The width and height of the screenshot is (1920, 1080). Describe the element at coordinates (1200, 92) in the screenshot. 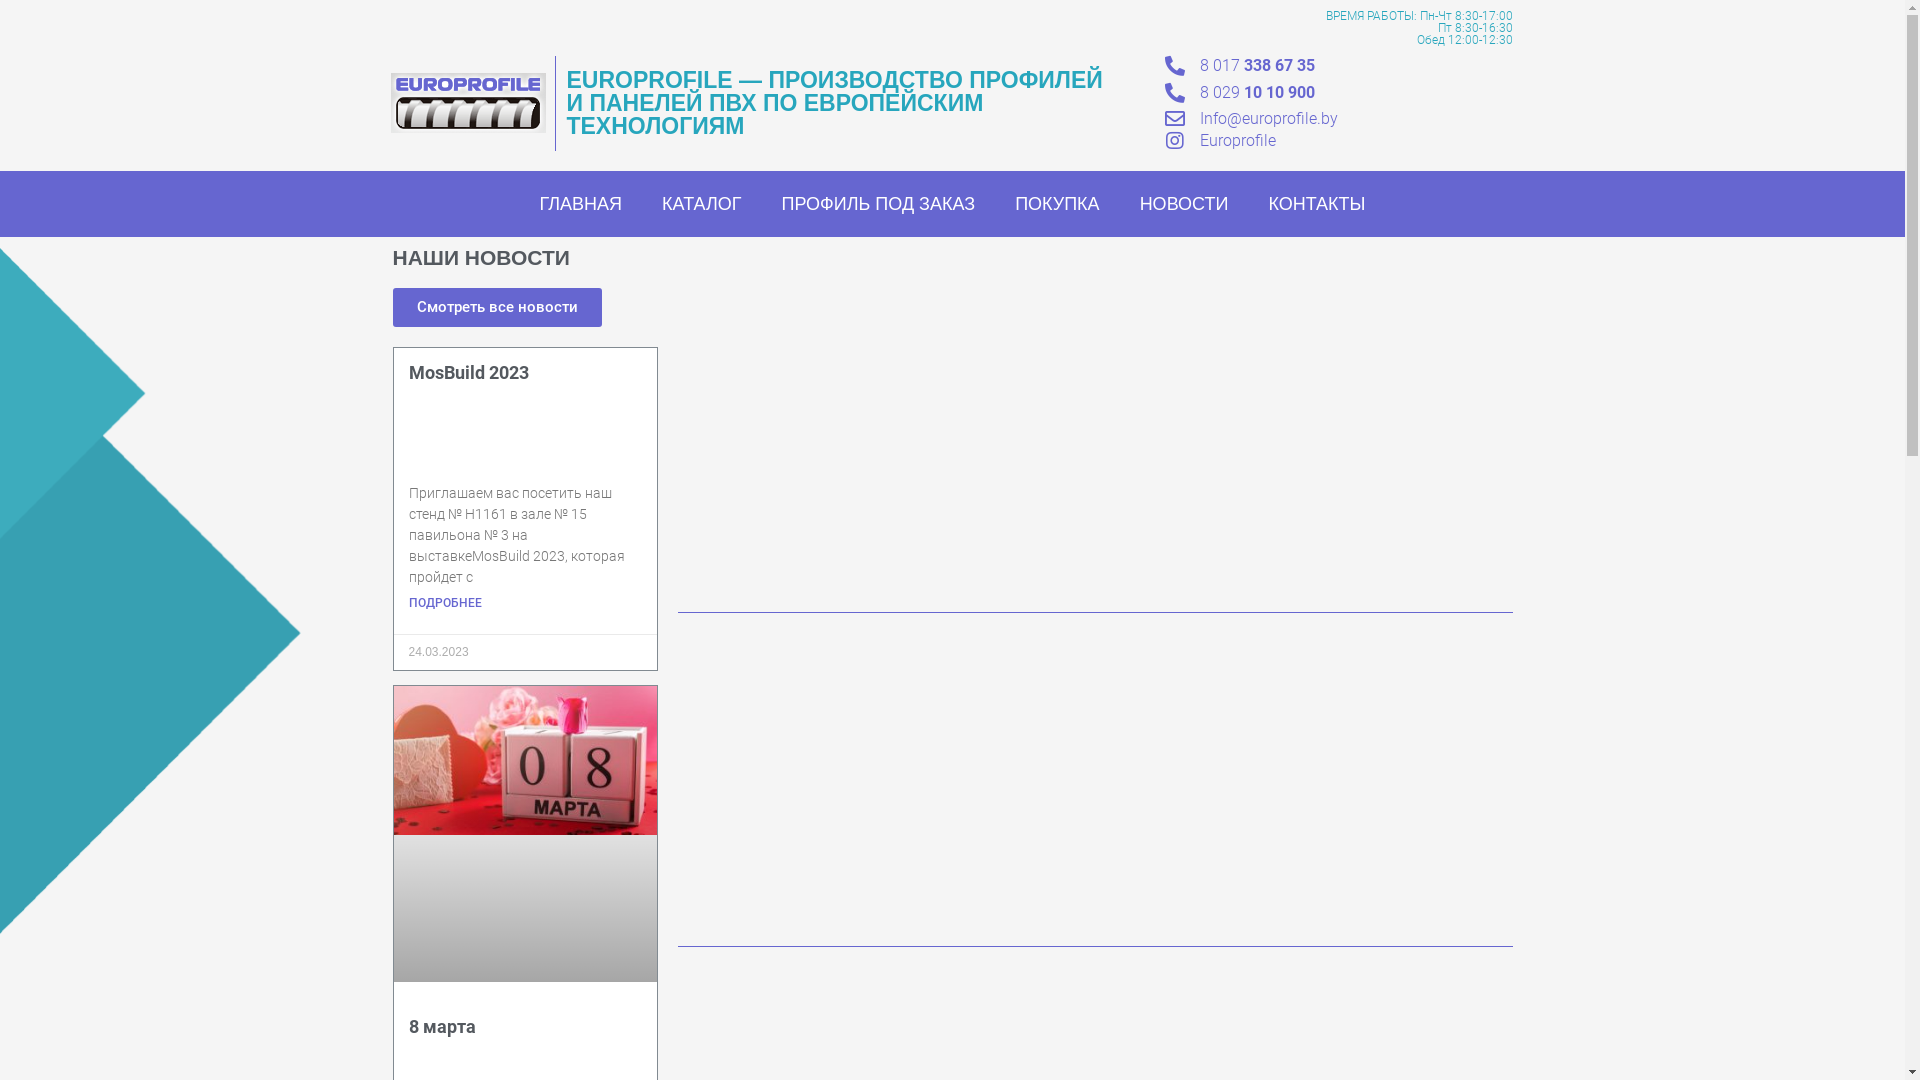

I see `'8 029 10 10 900'` at that location.